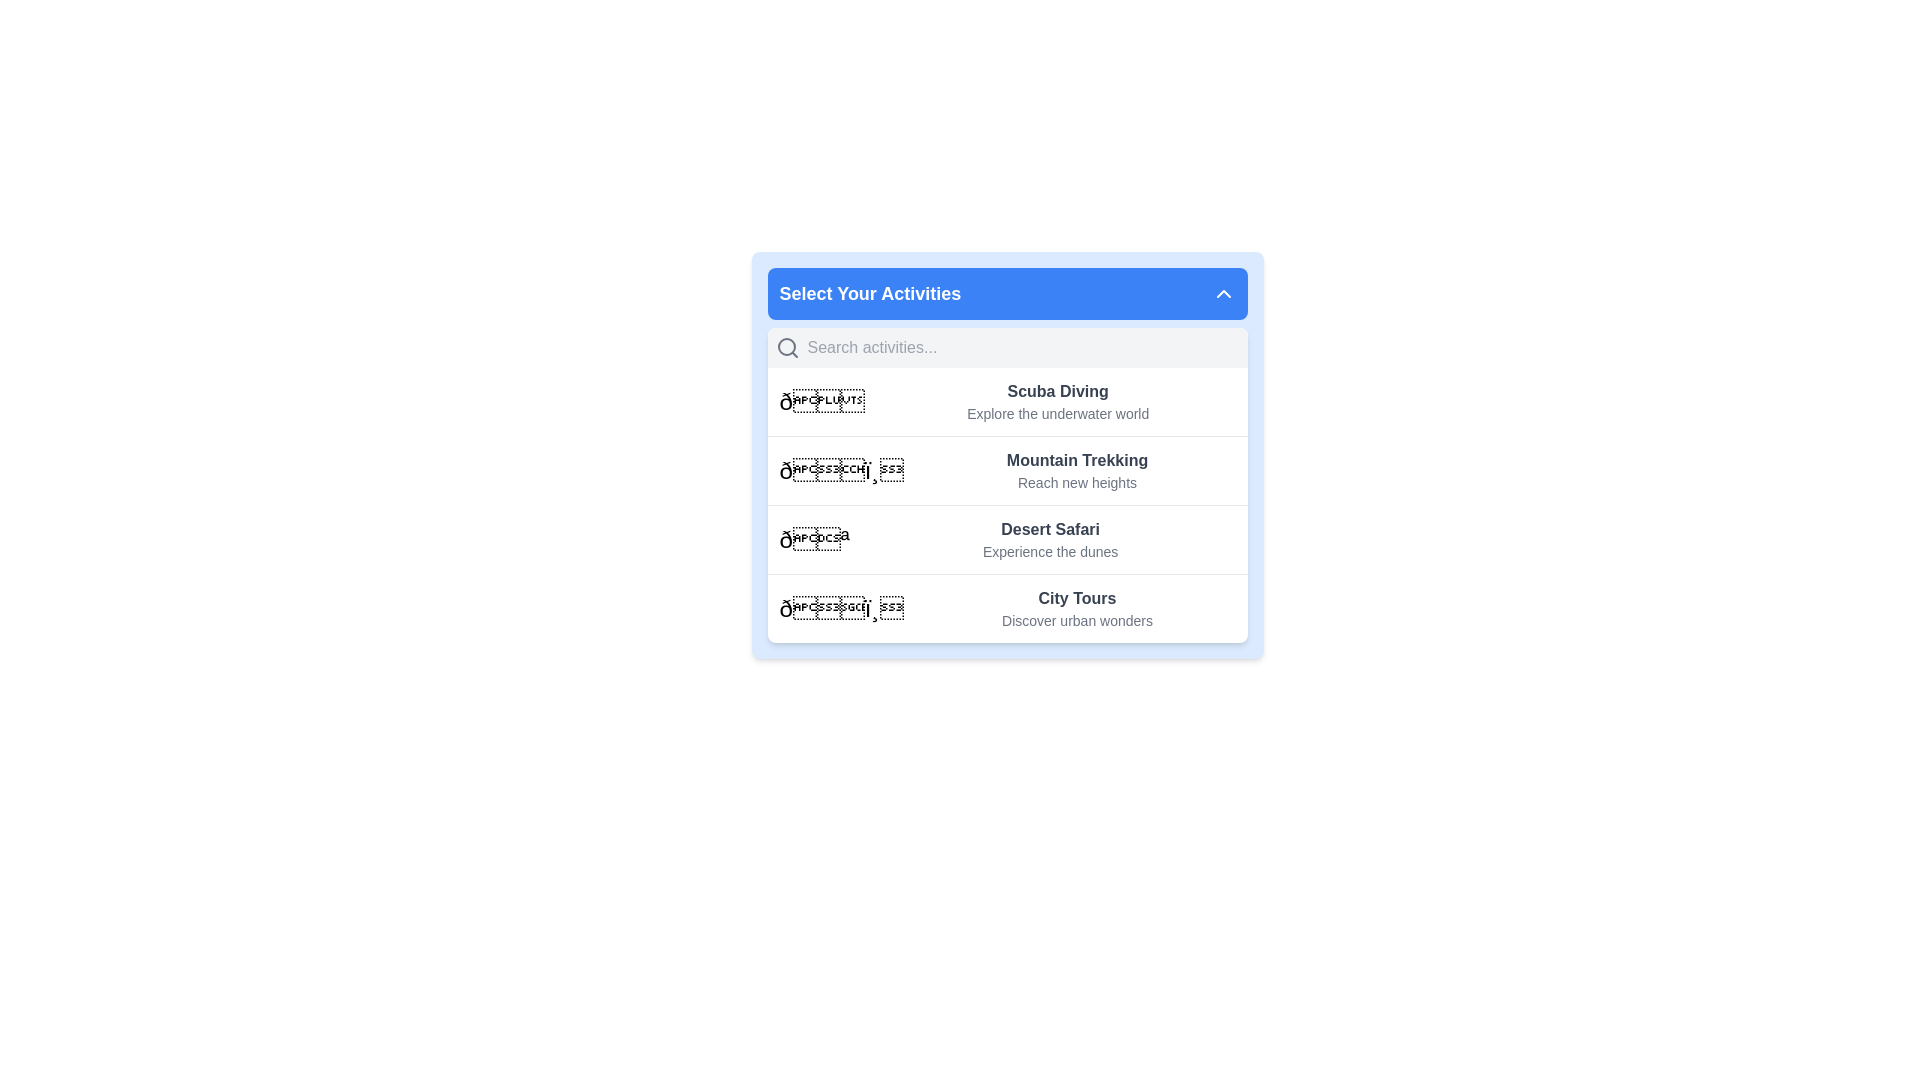 This screenshot has width=1920, height=1080. What do you see at coordinates (1007, 470) in the screenshot?
I see `text contained in the list item featuring a mountain icon and the bold text 'Mountain Trekking' along with its subtitle 'Reach new heights'` at bounding box center [1007, 470].